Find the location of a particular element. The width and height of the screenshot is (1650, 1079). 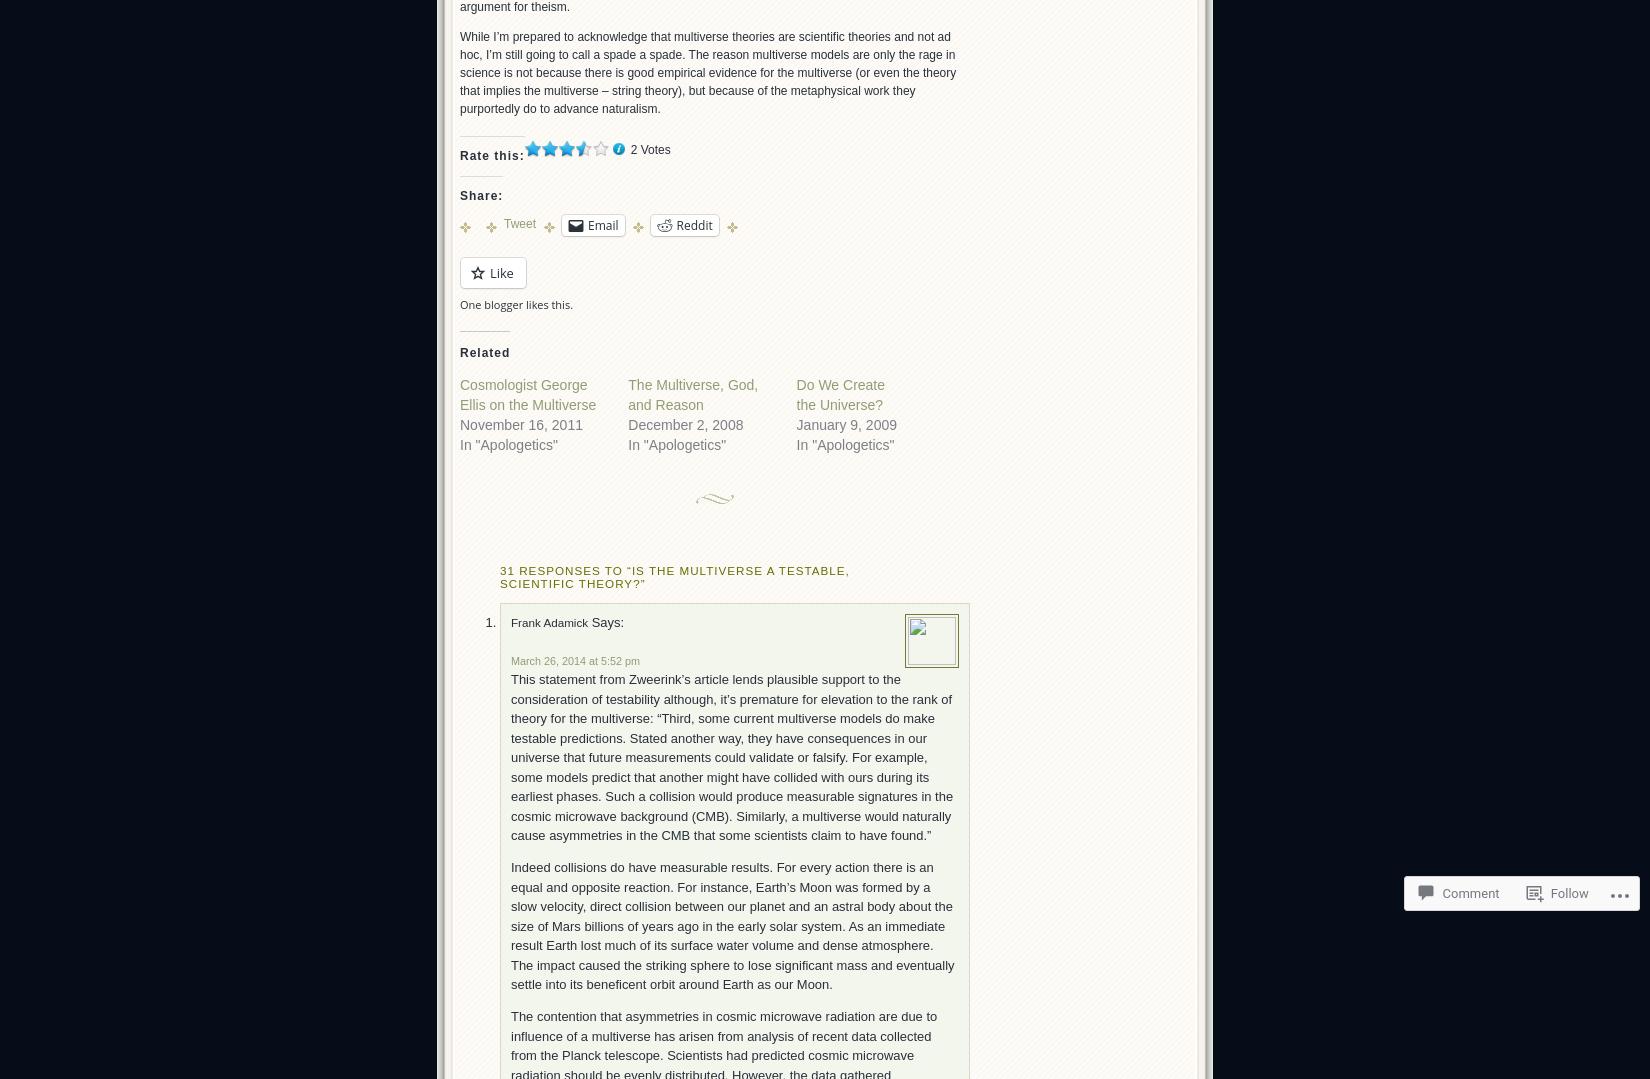

'Related' is located at coordinates (483, 351).